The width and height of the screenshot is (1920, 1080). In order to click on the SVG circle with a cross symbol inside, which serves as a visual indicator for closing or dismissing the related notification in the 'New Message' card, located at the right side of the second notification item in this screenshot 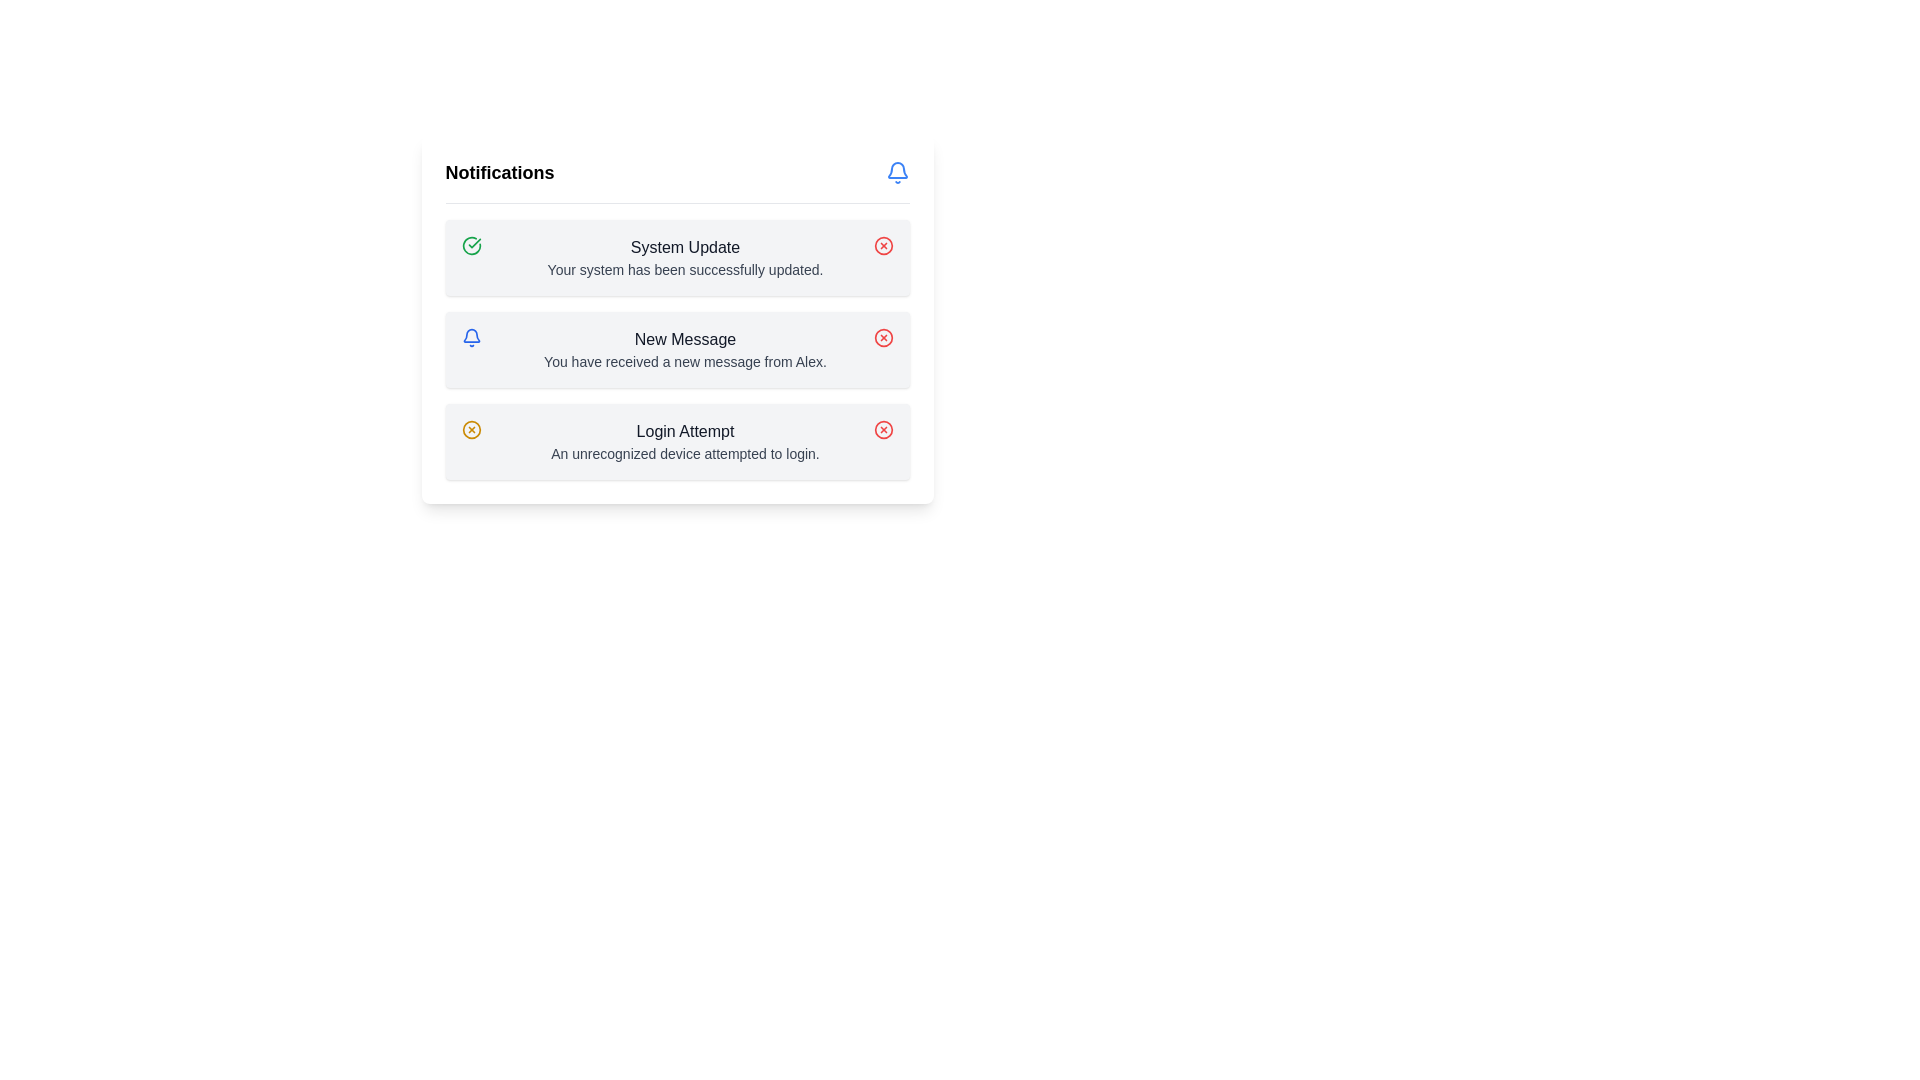, I will do `click(882, 337)`.